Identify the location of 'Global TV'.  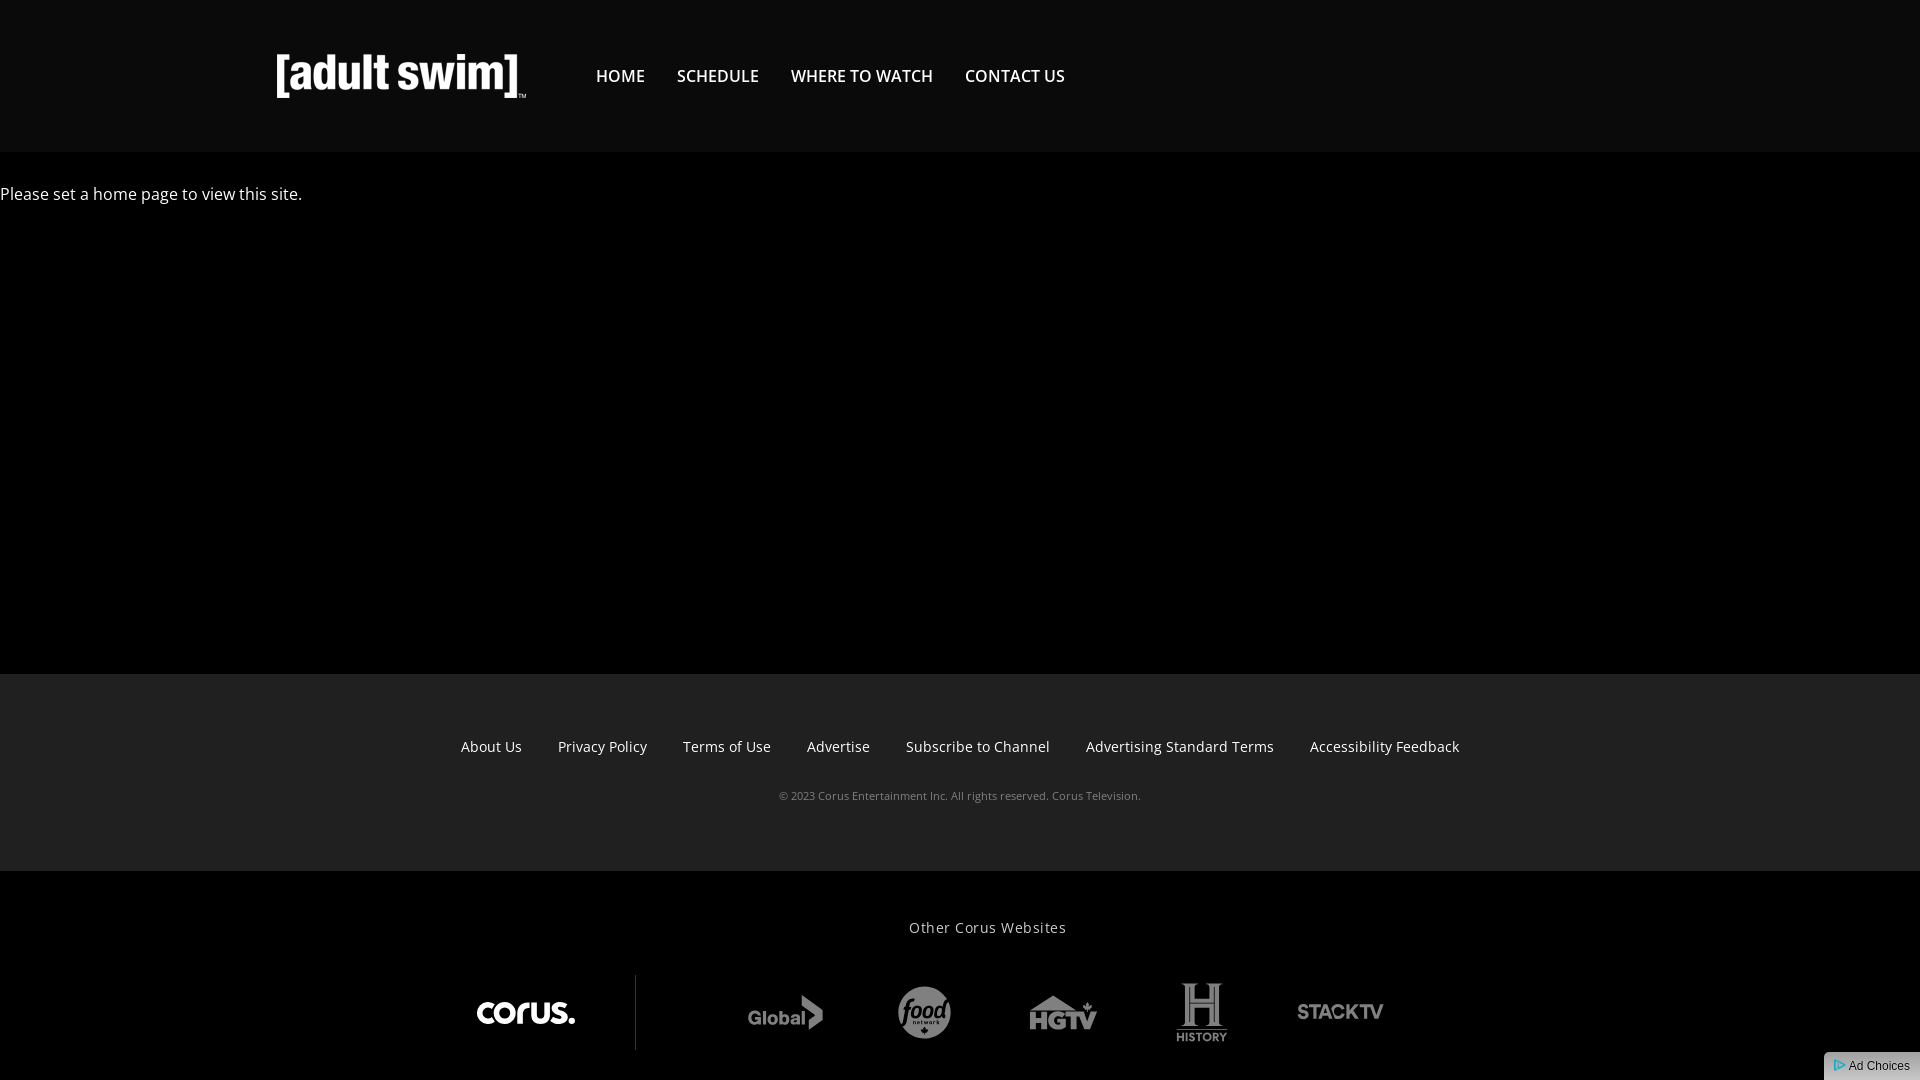
(784, 1012).